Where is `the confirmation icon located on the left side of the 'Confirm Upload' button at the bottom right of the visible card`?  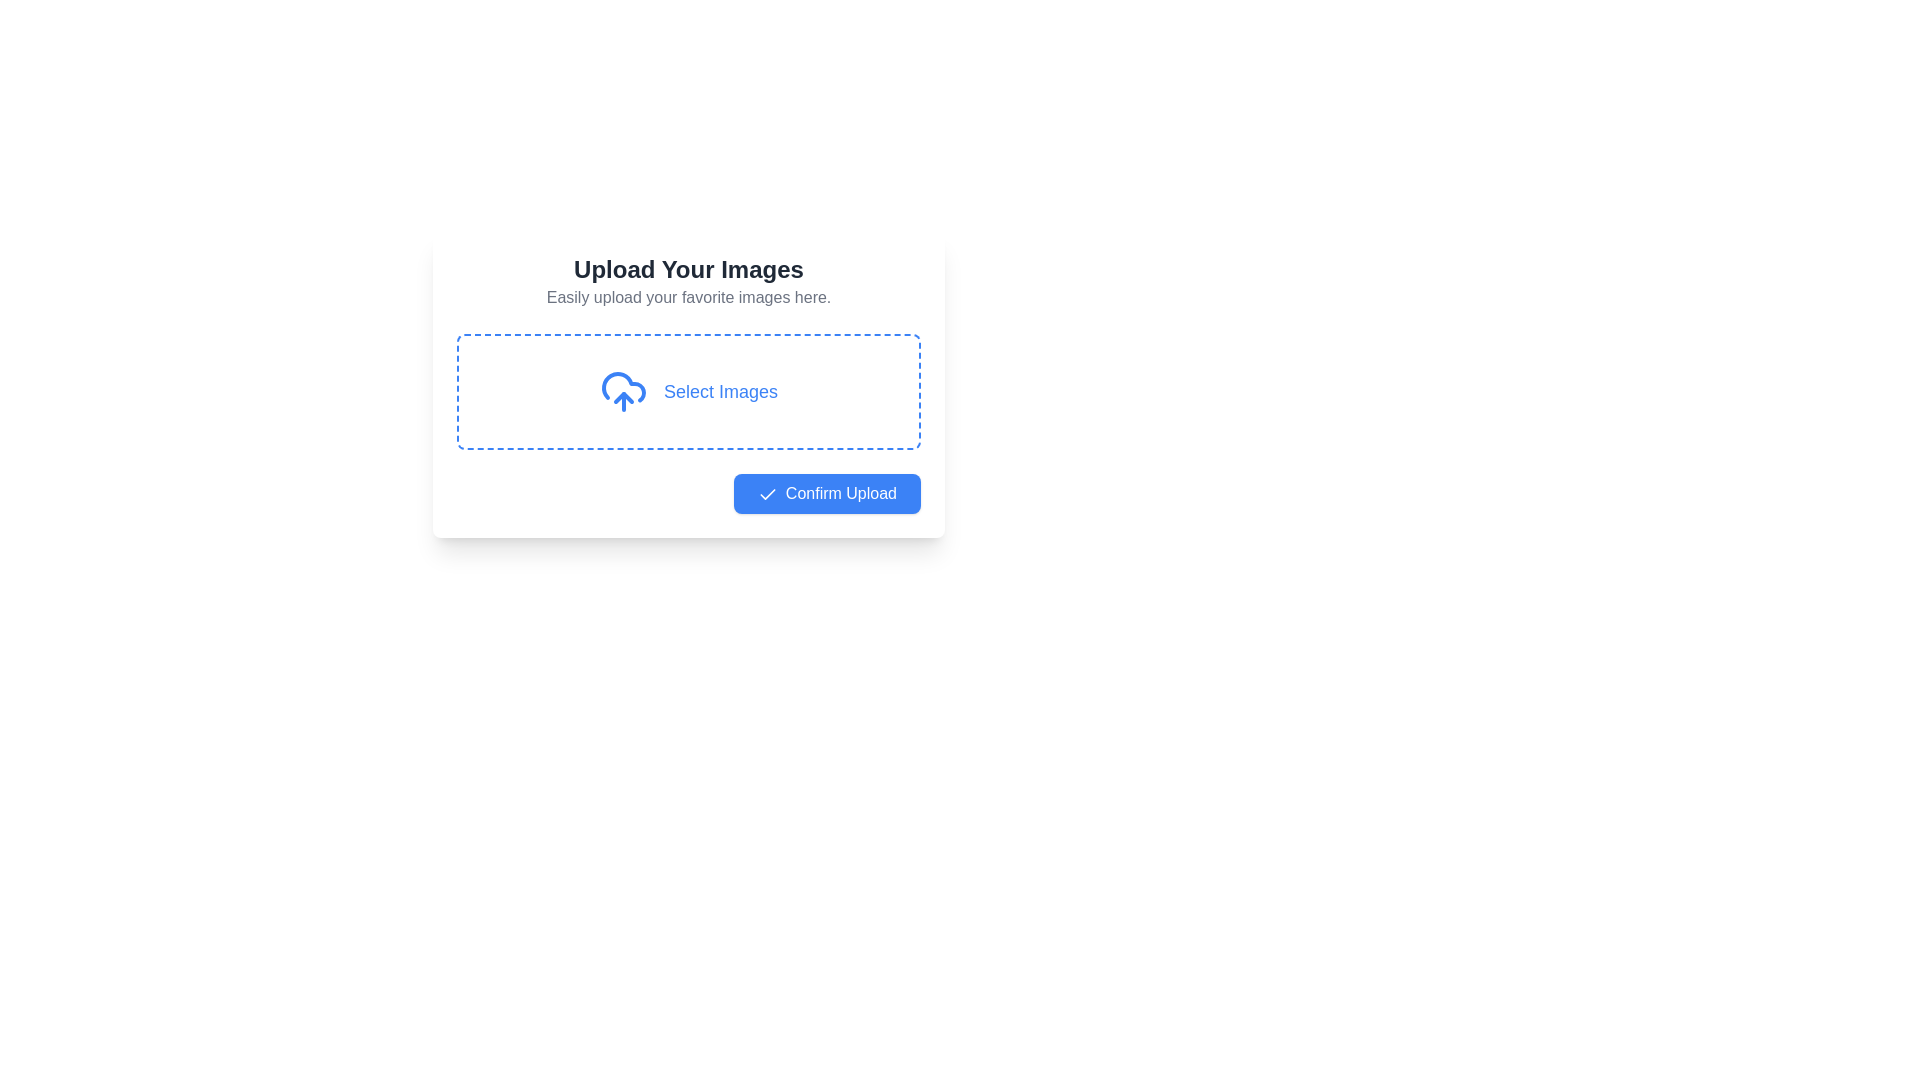
the confirmation icon located on the left side of the 'Confirm Upload' button at the bottom right of the visible card is located at coordinates (766, 494).